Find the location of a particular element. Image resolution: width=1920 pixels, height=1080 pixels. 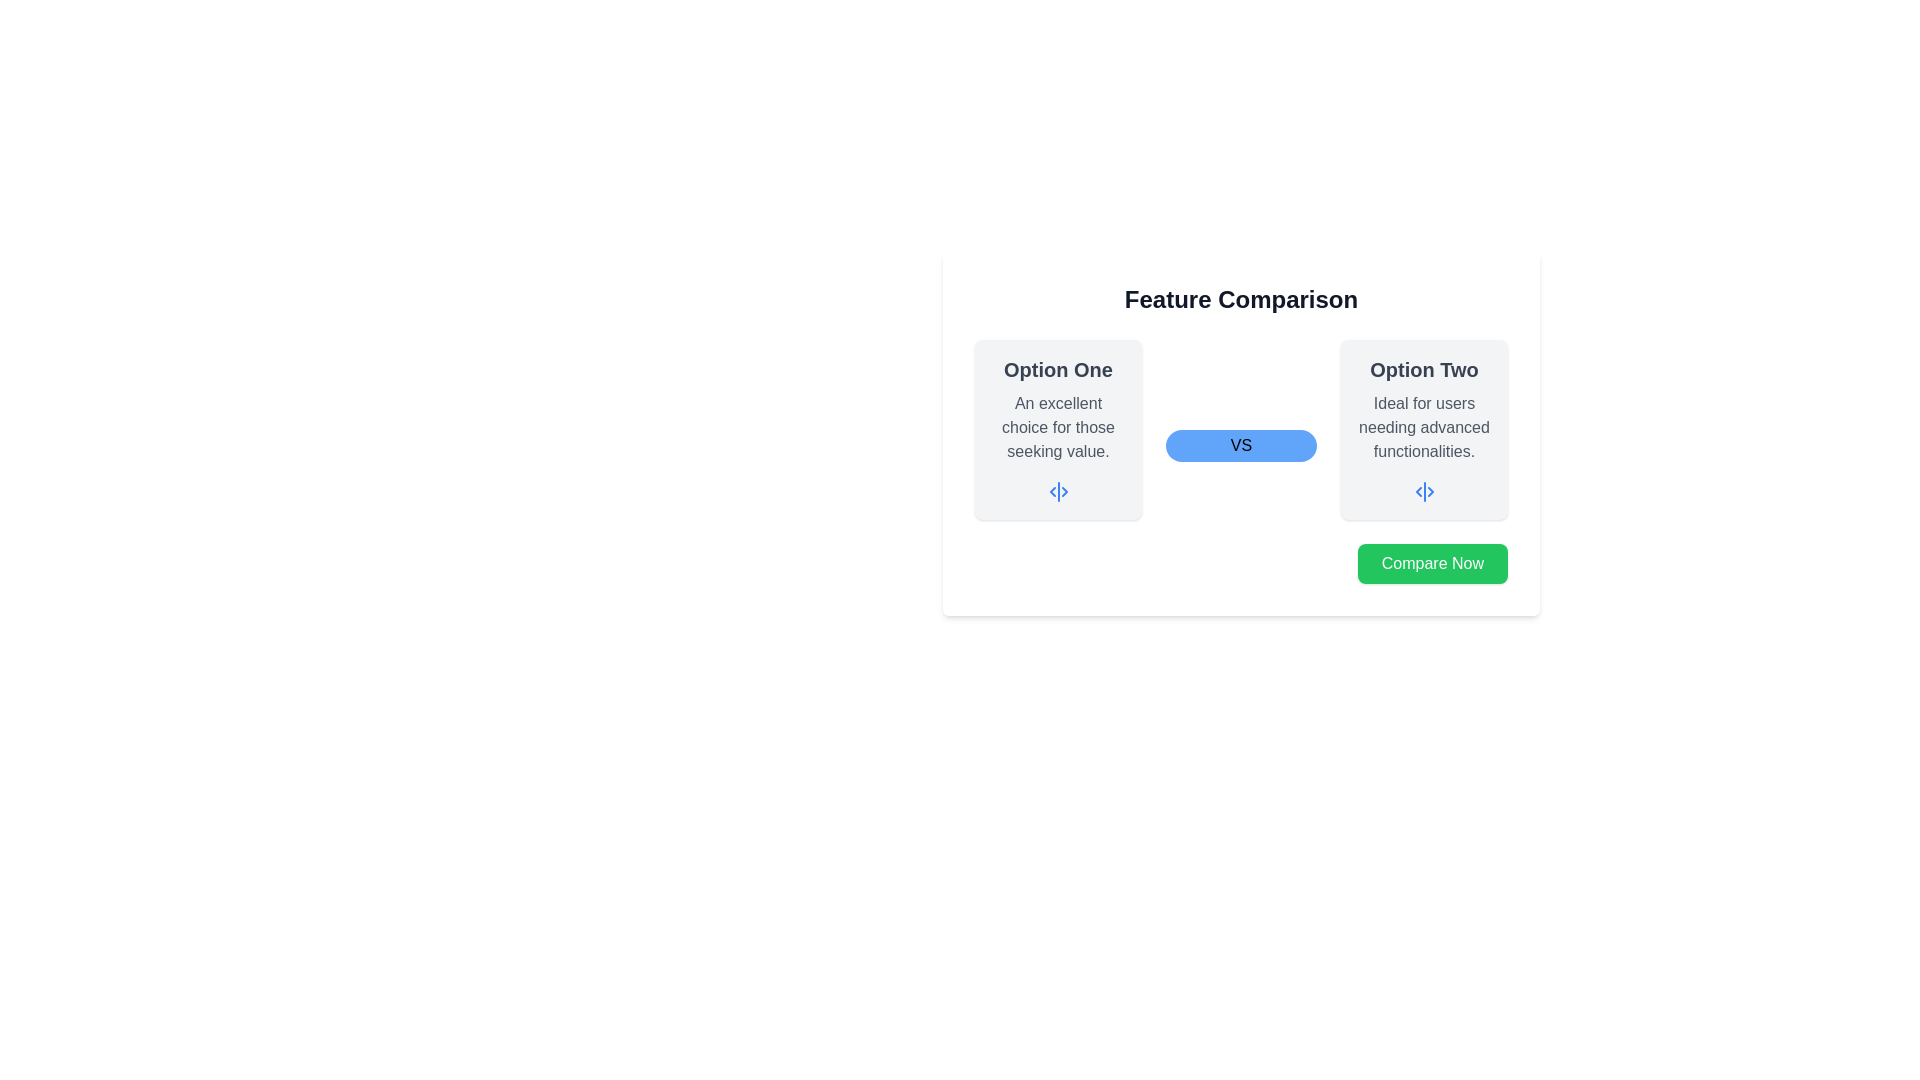

the Decorative vertical separator icon located at the lower center of the 'Option Two' card, which is positioned in the middle of three visual elements is located at coordinates (1423, 492).